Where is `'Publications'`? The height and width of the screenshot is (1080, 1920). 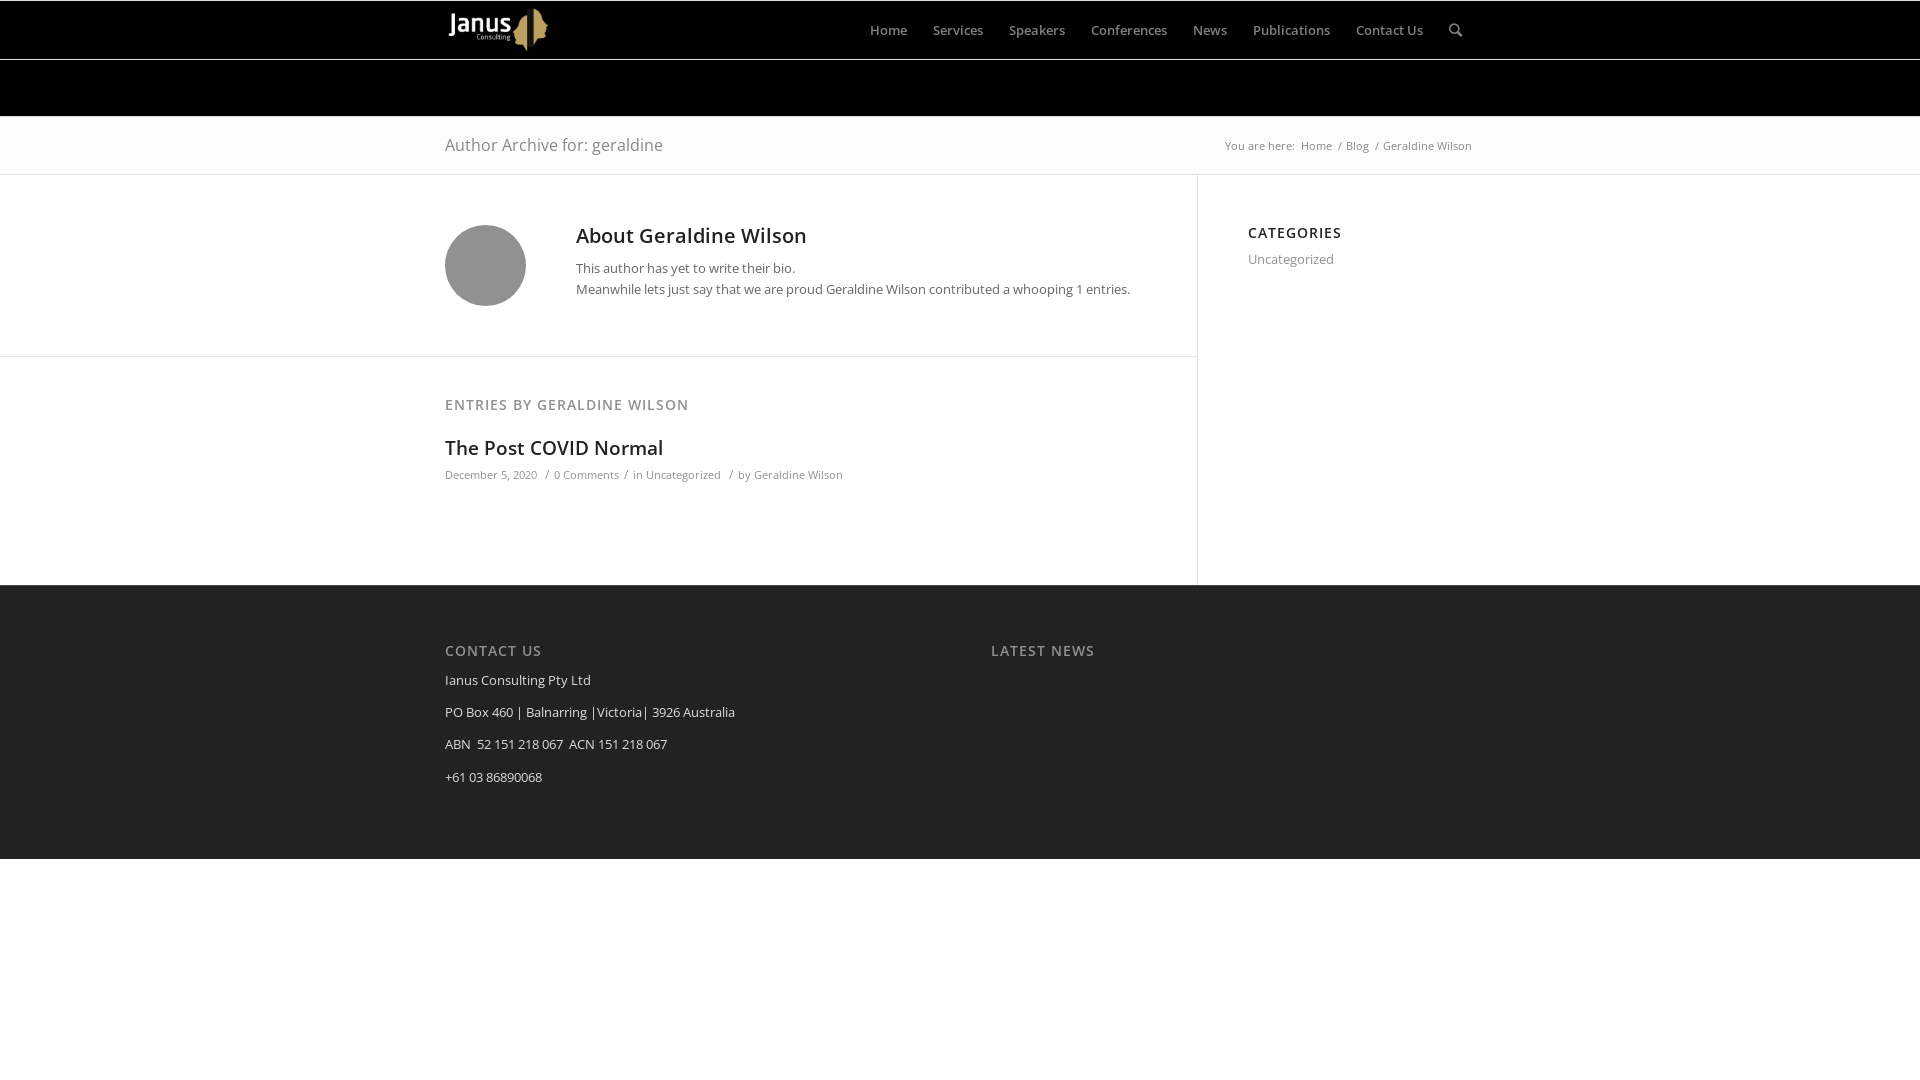
'Publications' is located at coordinates (1291, 30).